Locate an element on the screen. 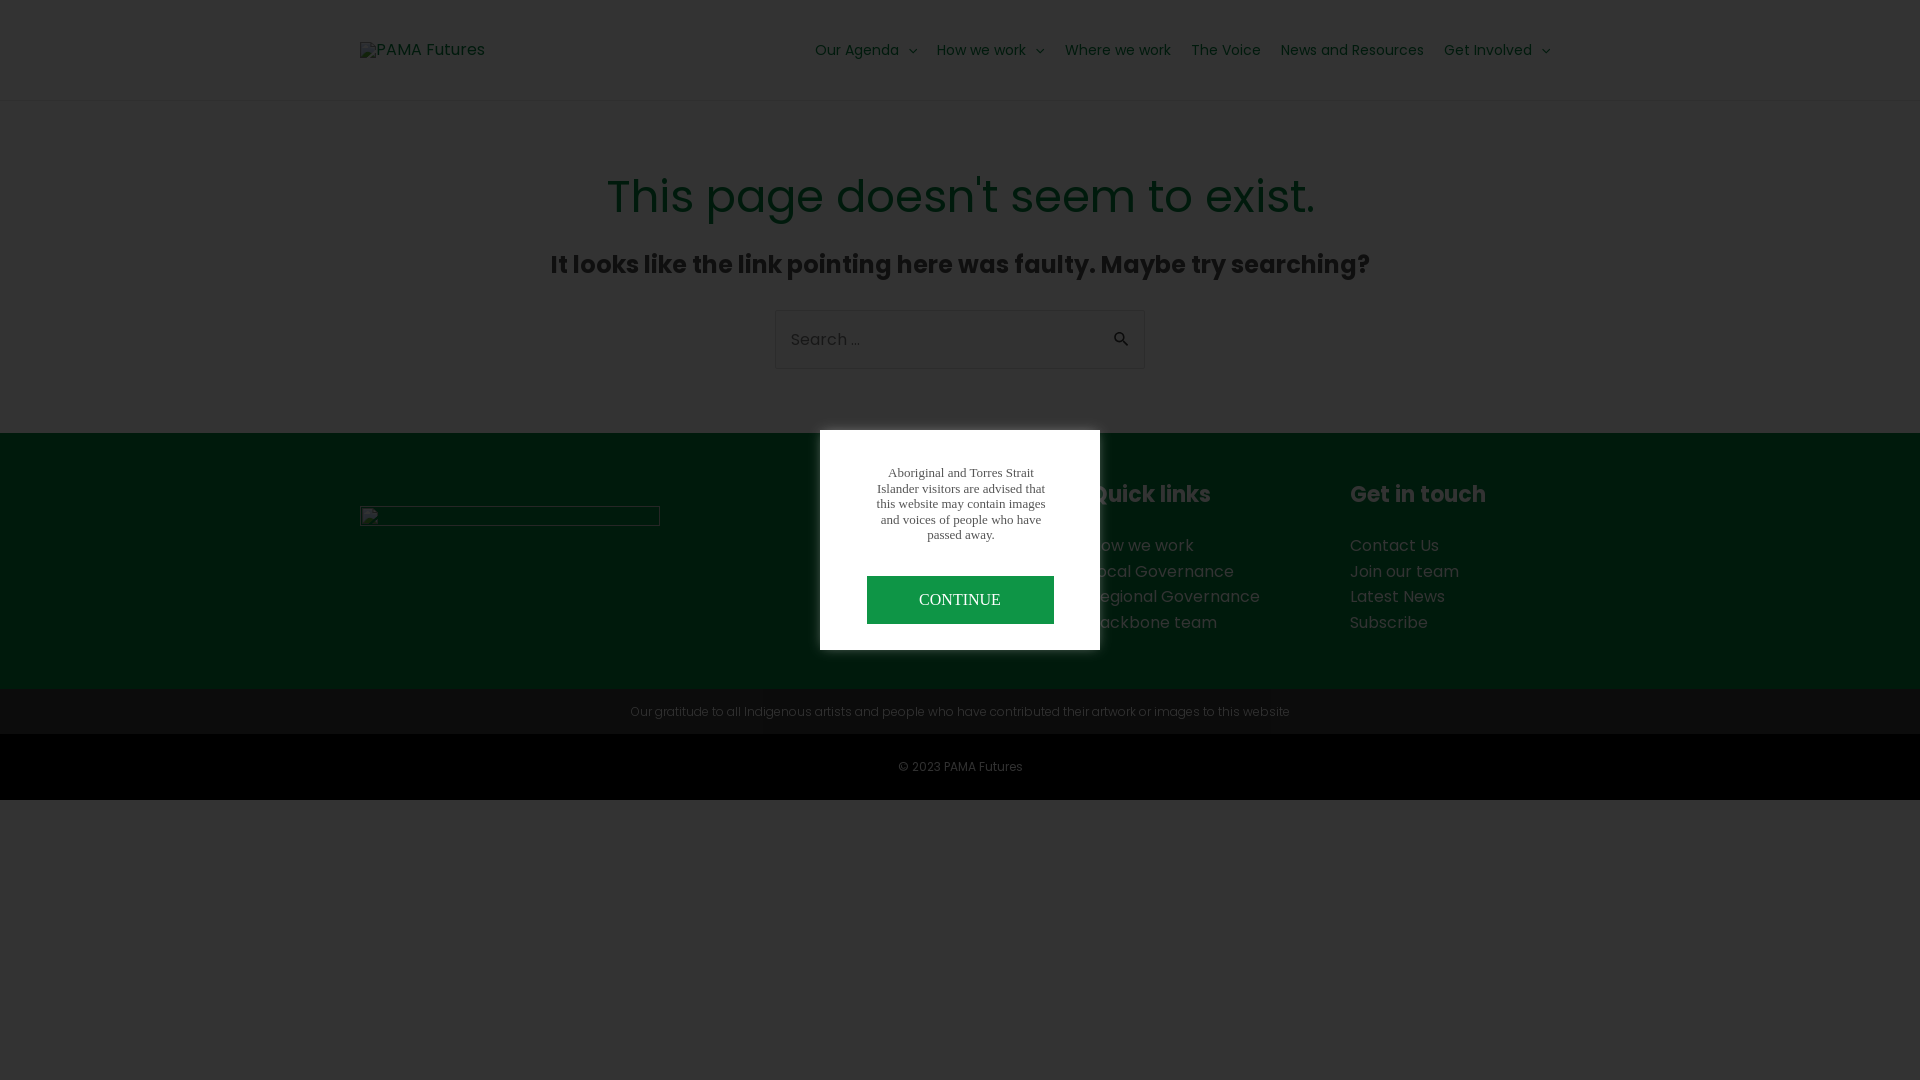 This screenshot has width=1920, height=1080. 'CONTINUE' is located at coordinates (958, 599).